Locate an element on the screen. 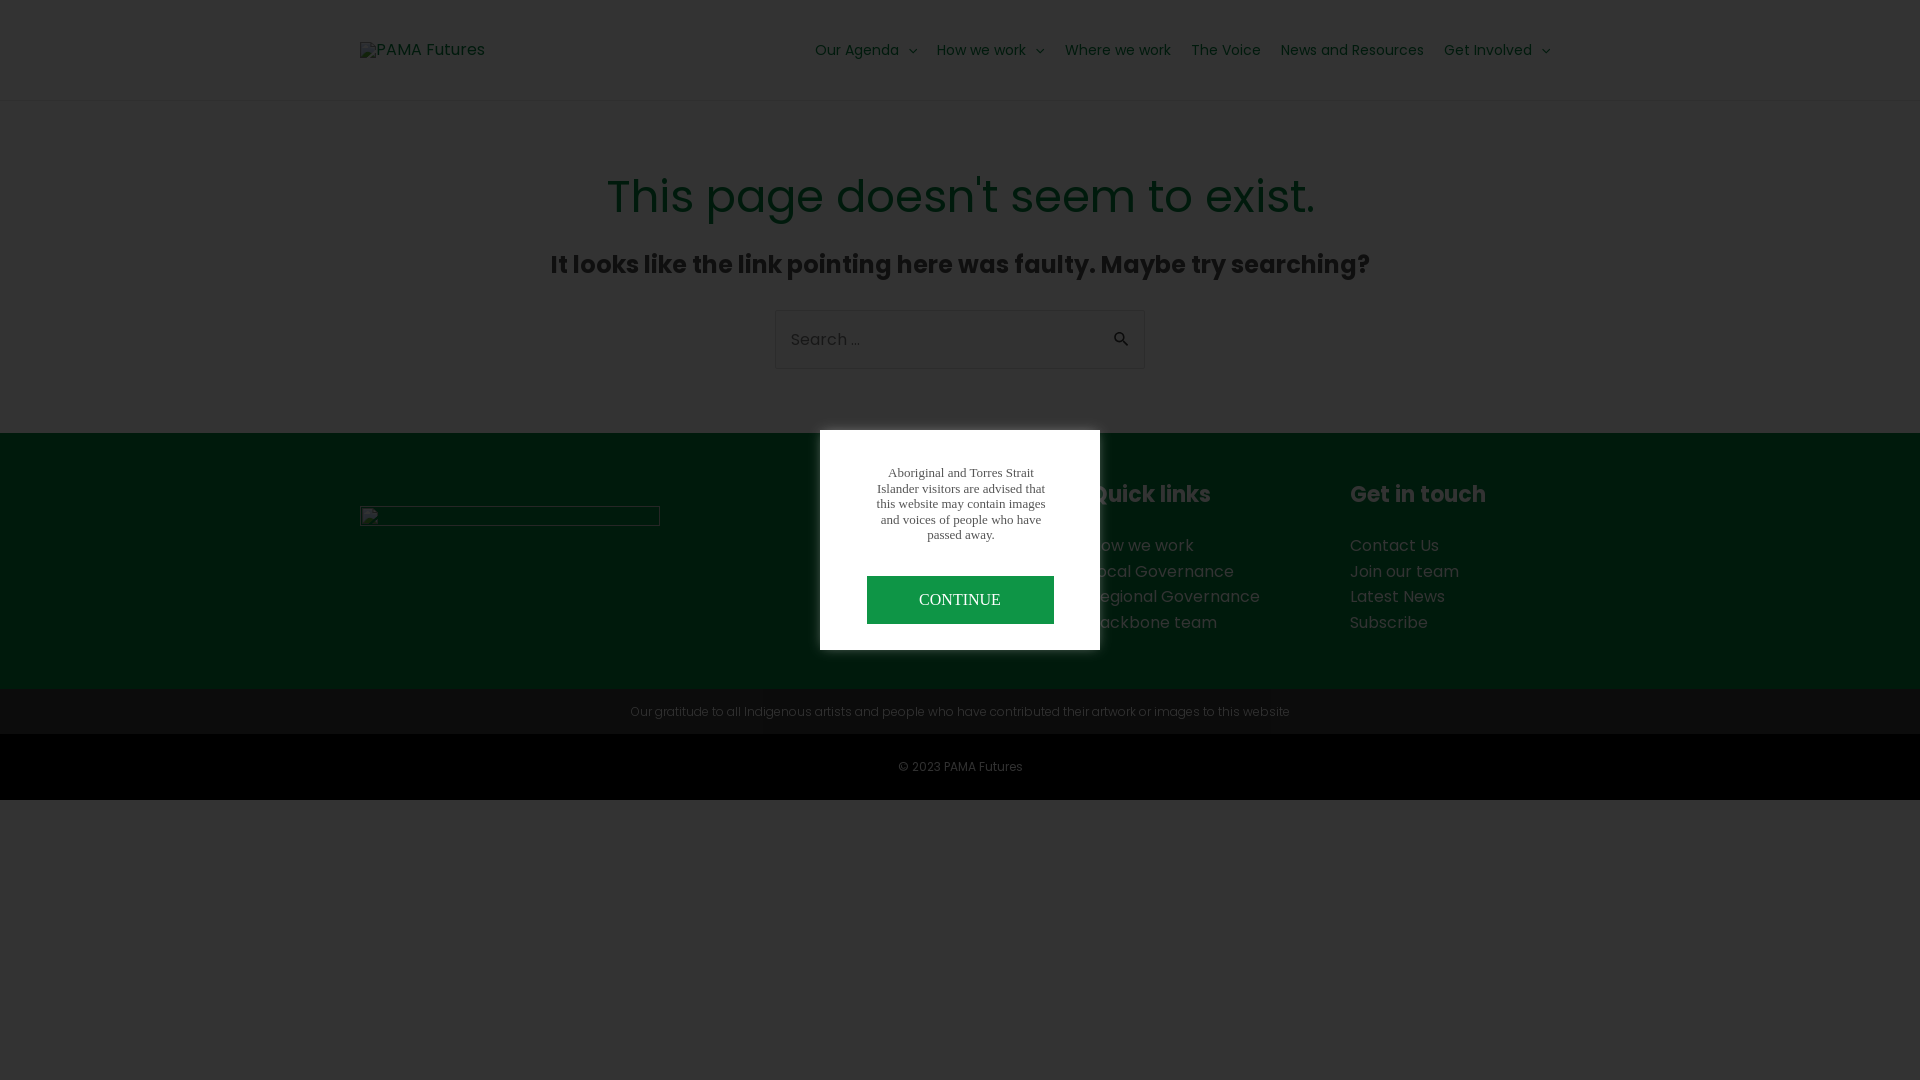 This screenshot has width=1920, height=1080. 'CONTINUE' is located at coordinates (958, 599).